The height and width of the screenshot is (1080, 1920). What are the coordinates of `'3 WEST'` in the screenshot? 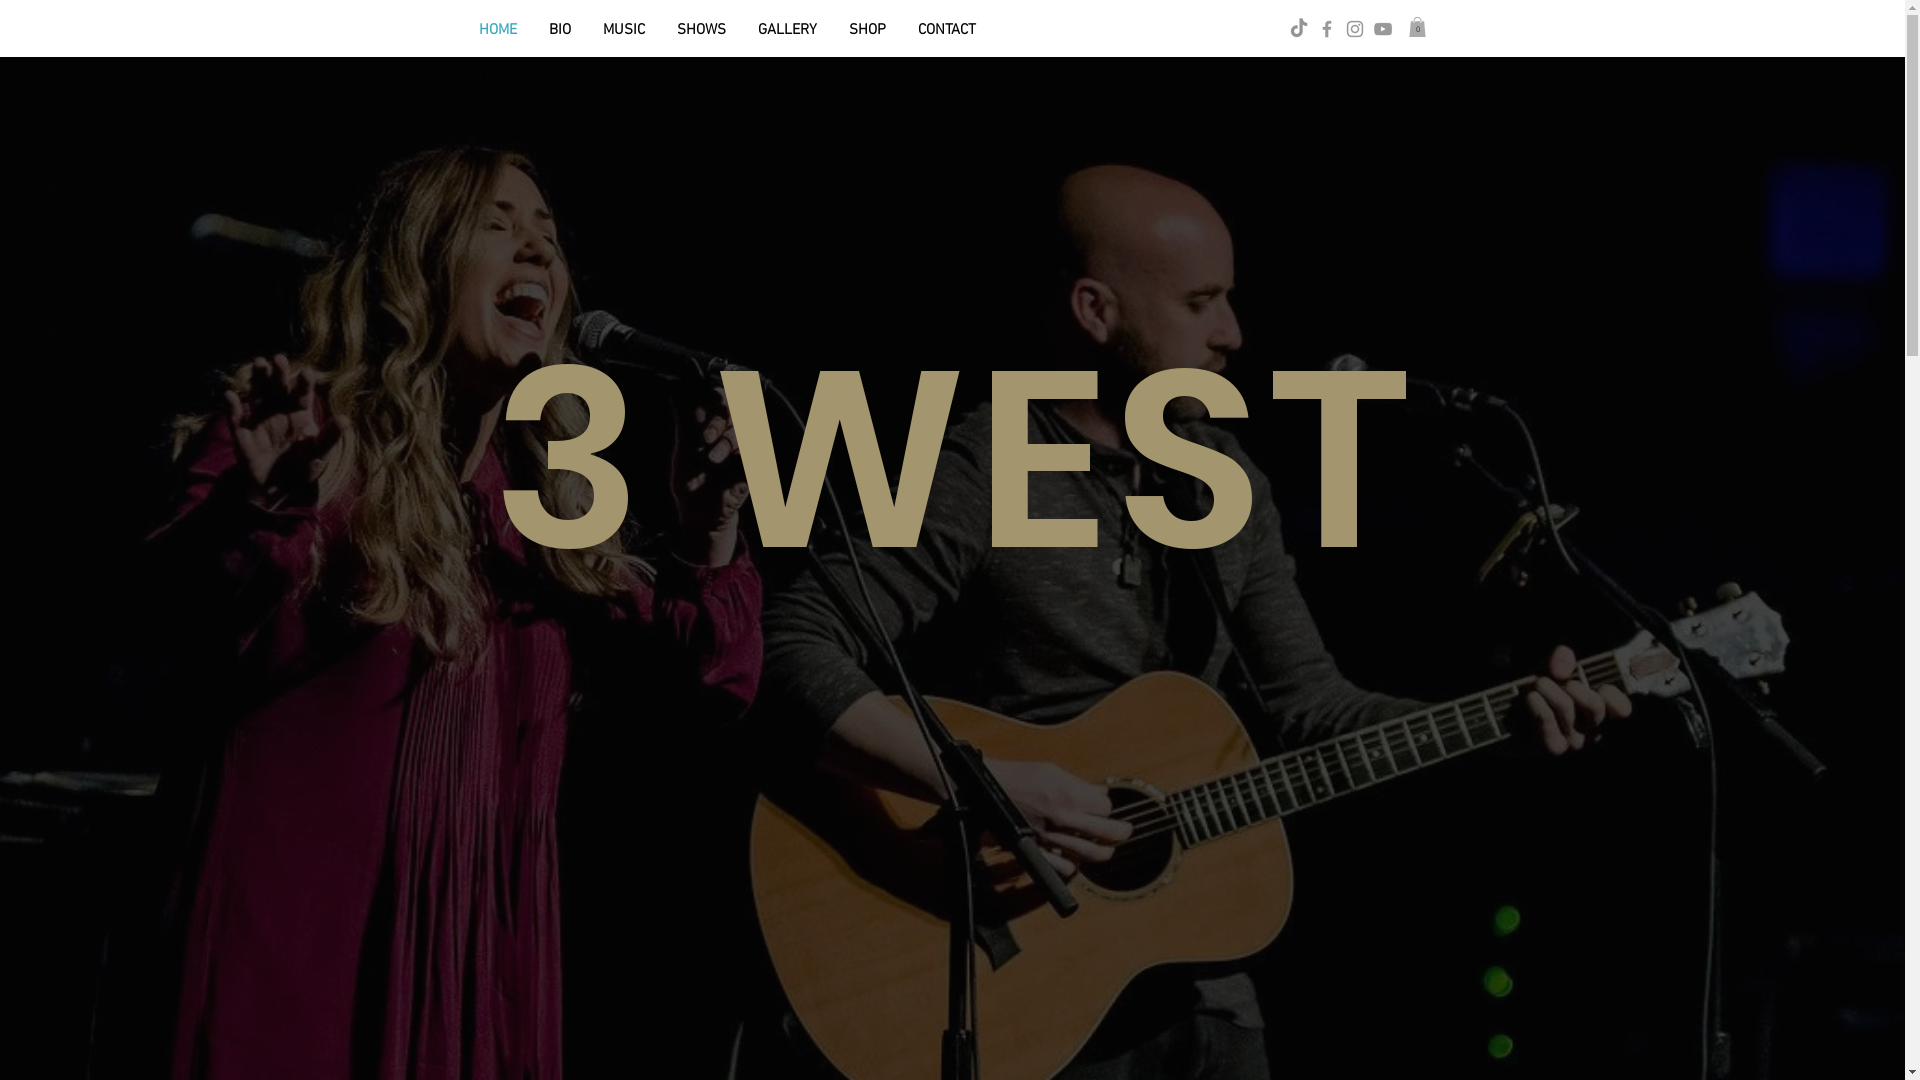 It's located at (954, 459).